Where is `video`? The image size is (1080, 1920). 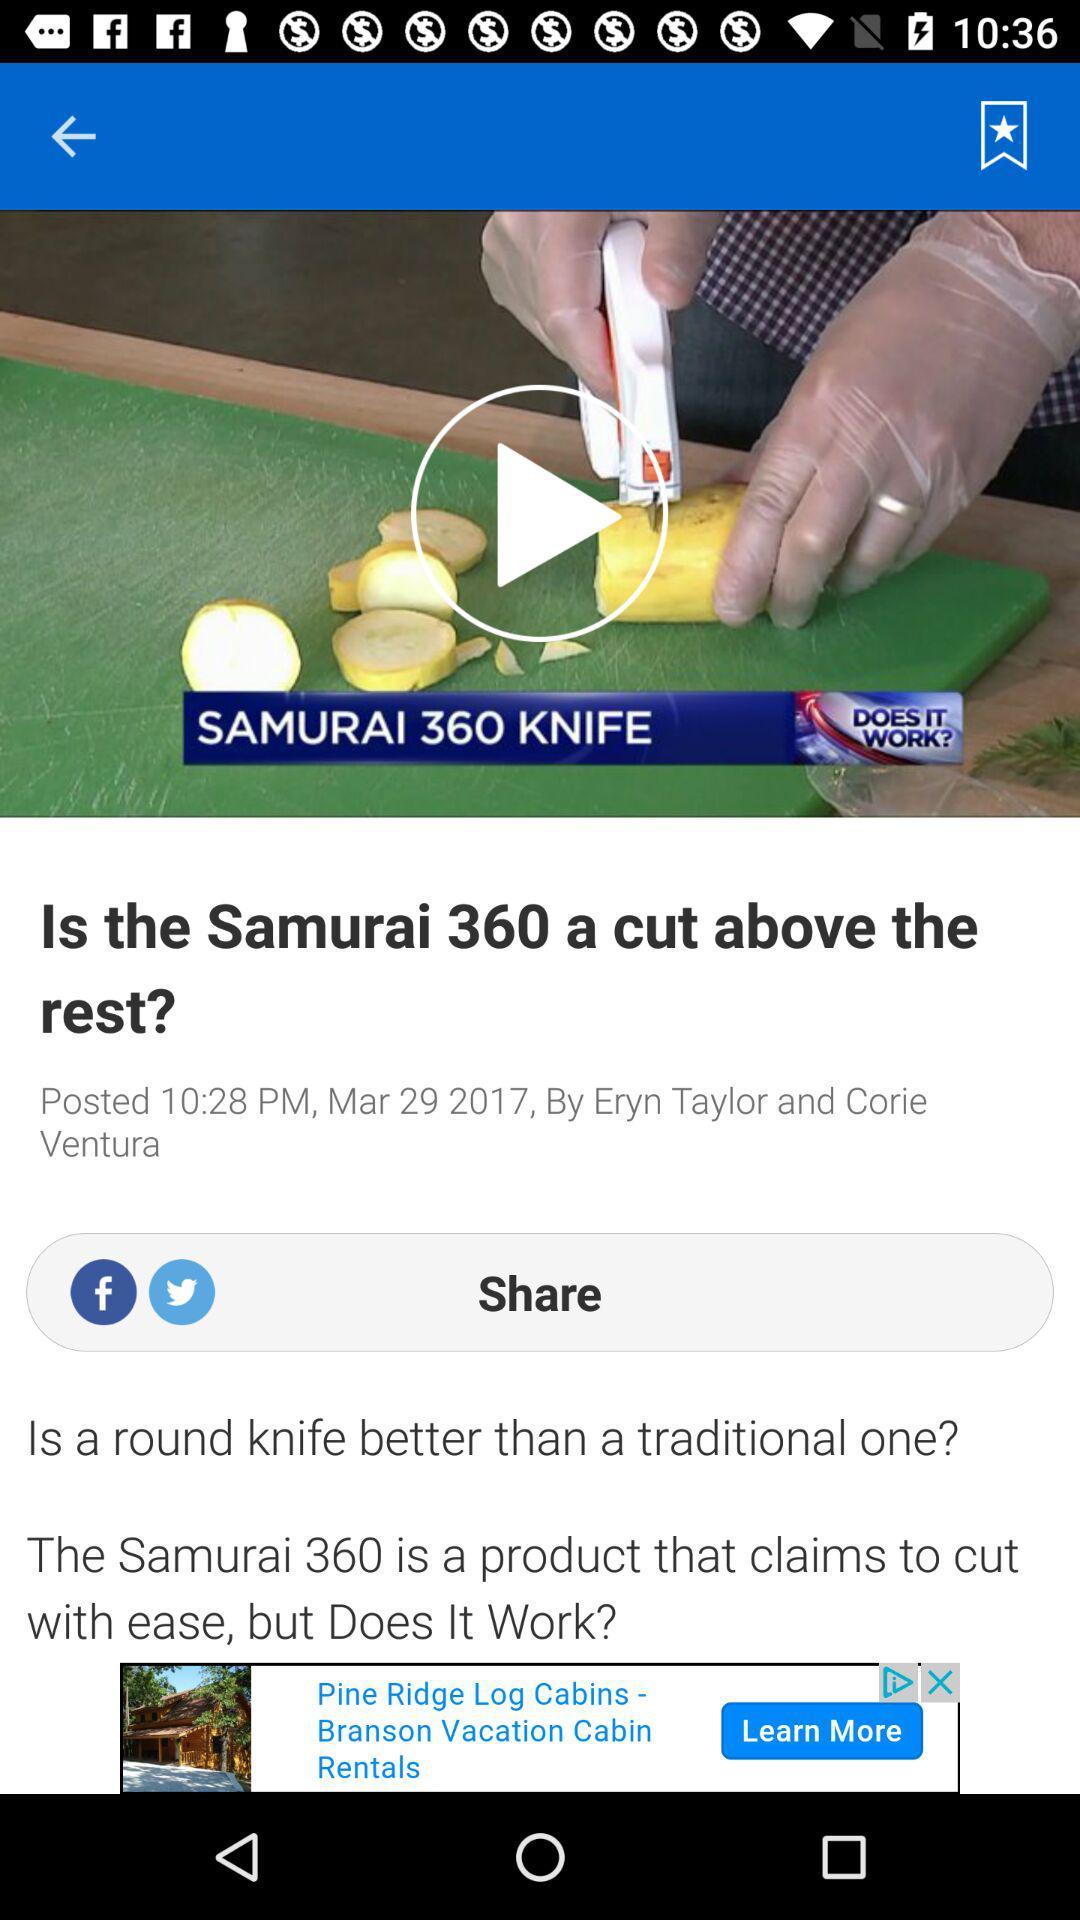
video is located at coordinates (538, 513).